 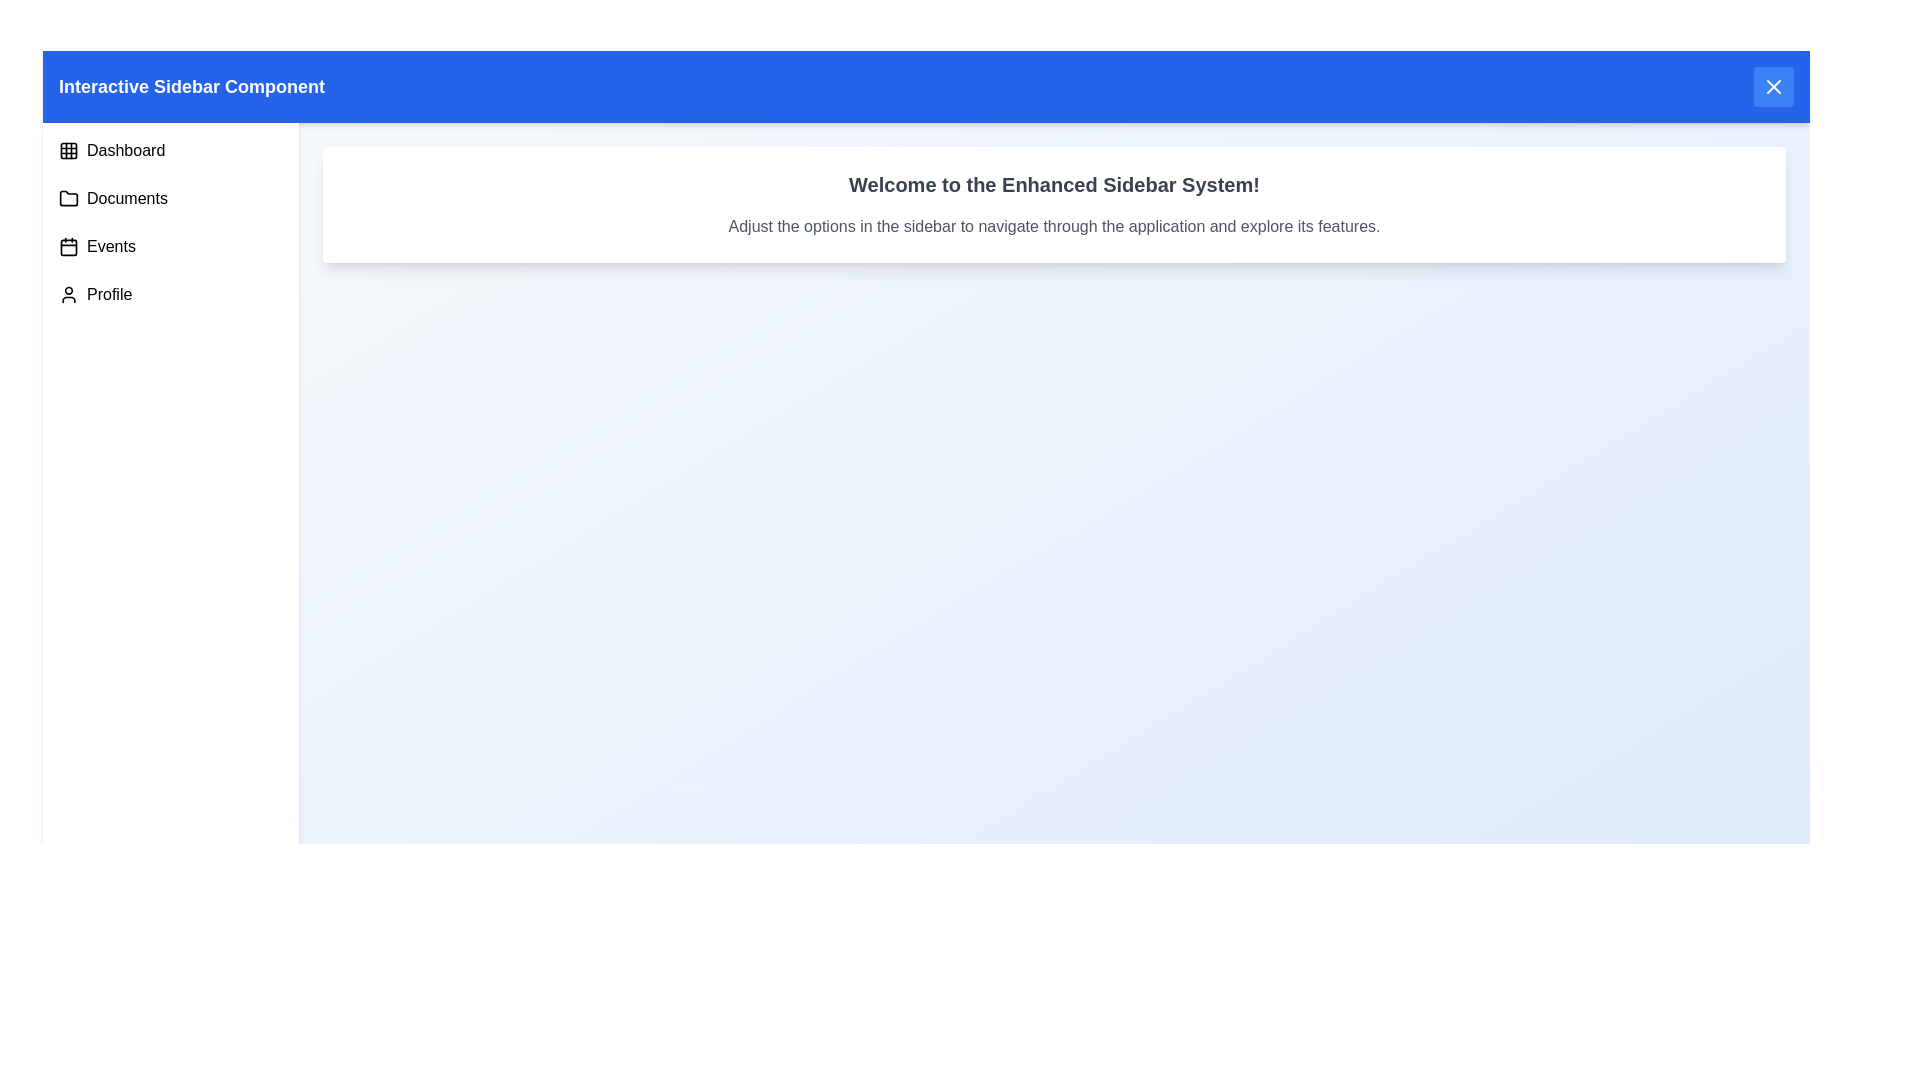 I want to click on the 'Events' text label in the vertical sidebar menu, so click(x=110, y=245).